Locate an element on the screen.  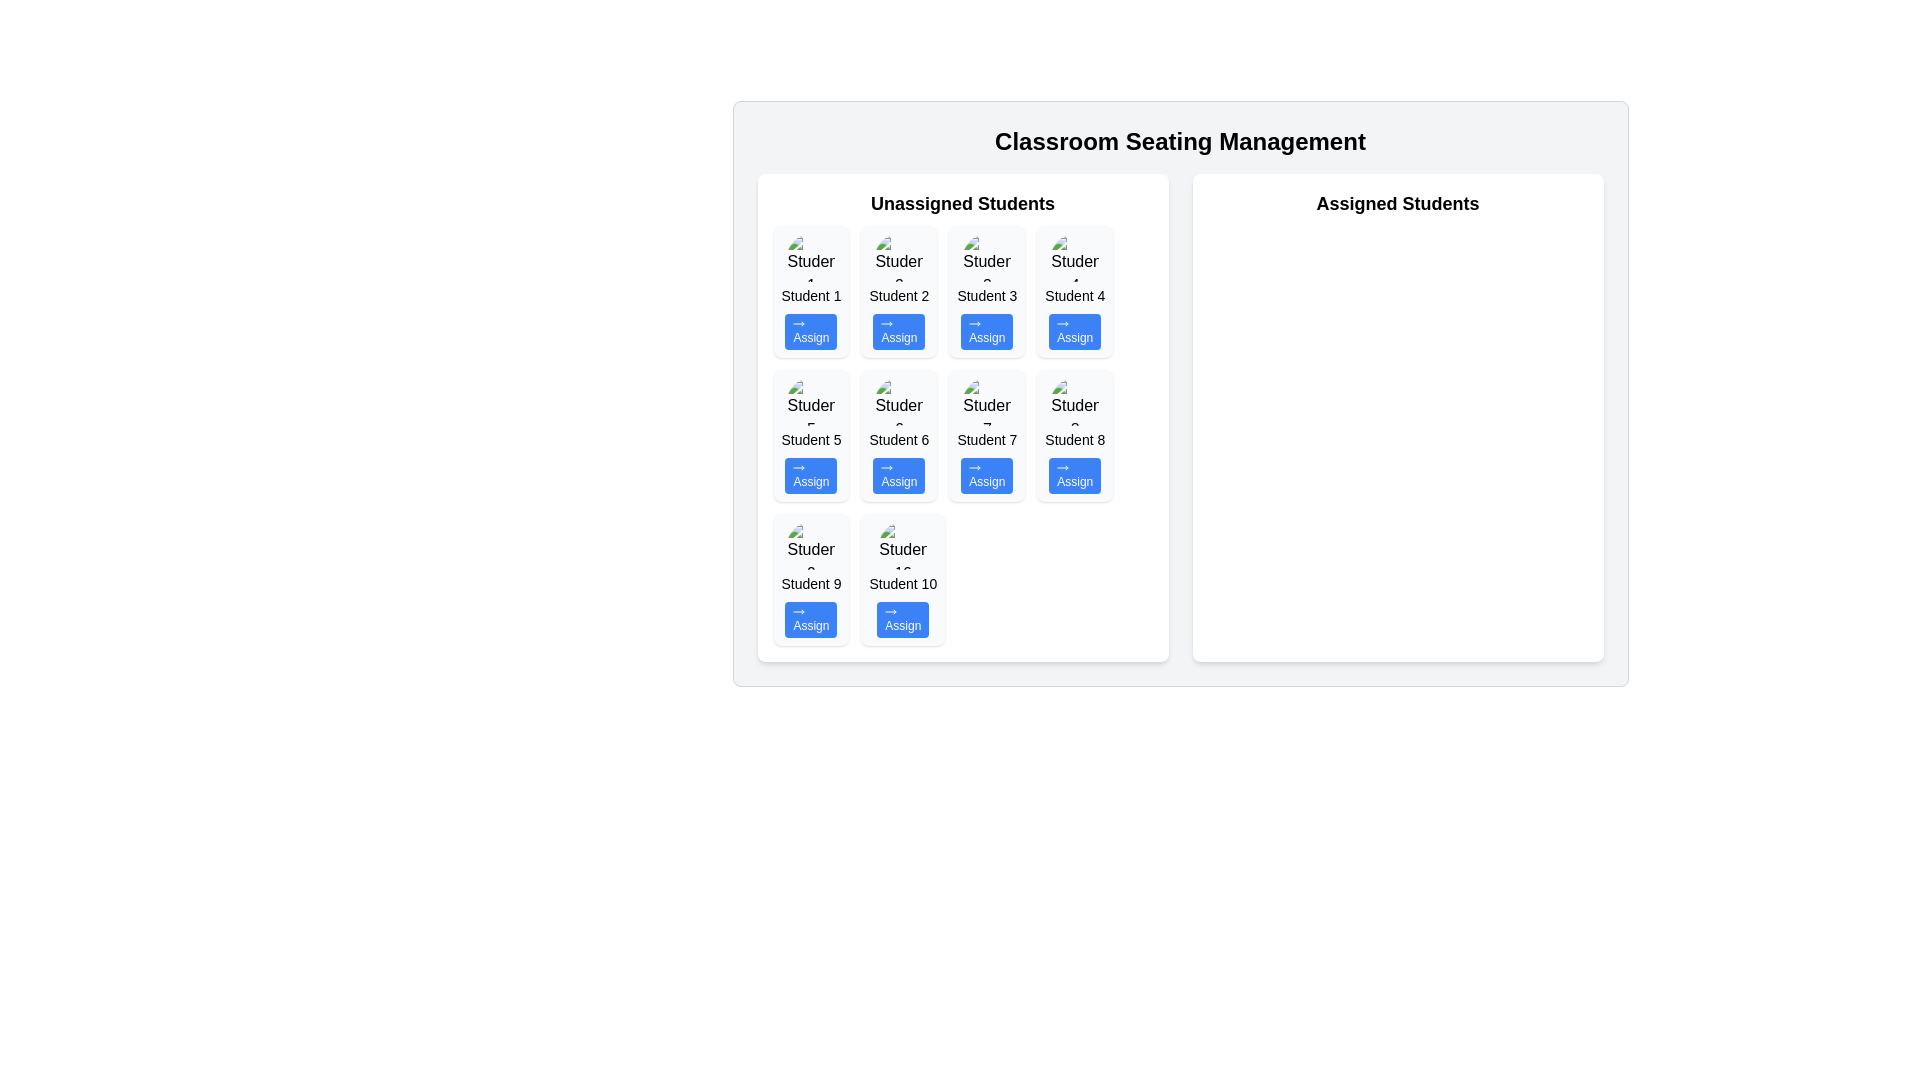
the Avatar image representing 'Student 1', which is a circular image with a green and blue icon and the text 'Stu 1', located in the 'Unassigned Students' section is located at coordinates (811, 257).